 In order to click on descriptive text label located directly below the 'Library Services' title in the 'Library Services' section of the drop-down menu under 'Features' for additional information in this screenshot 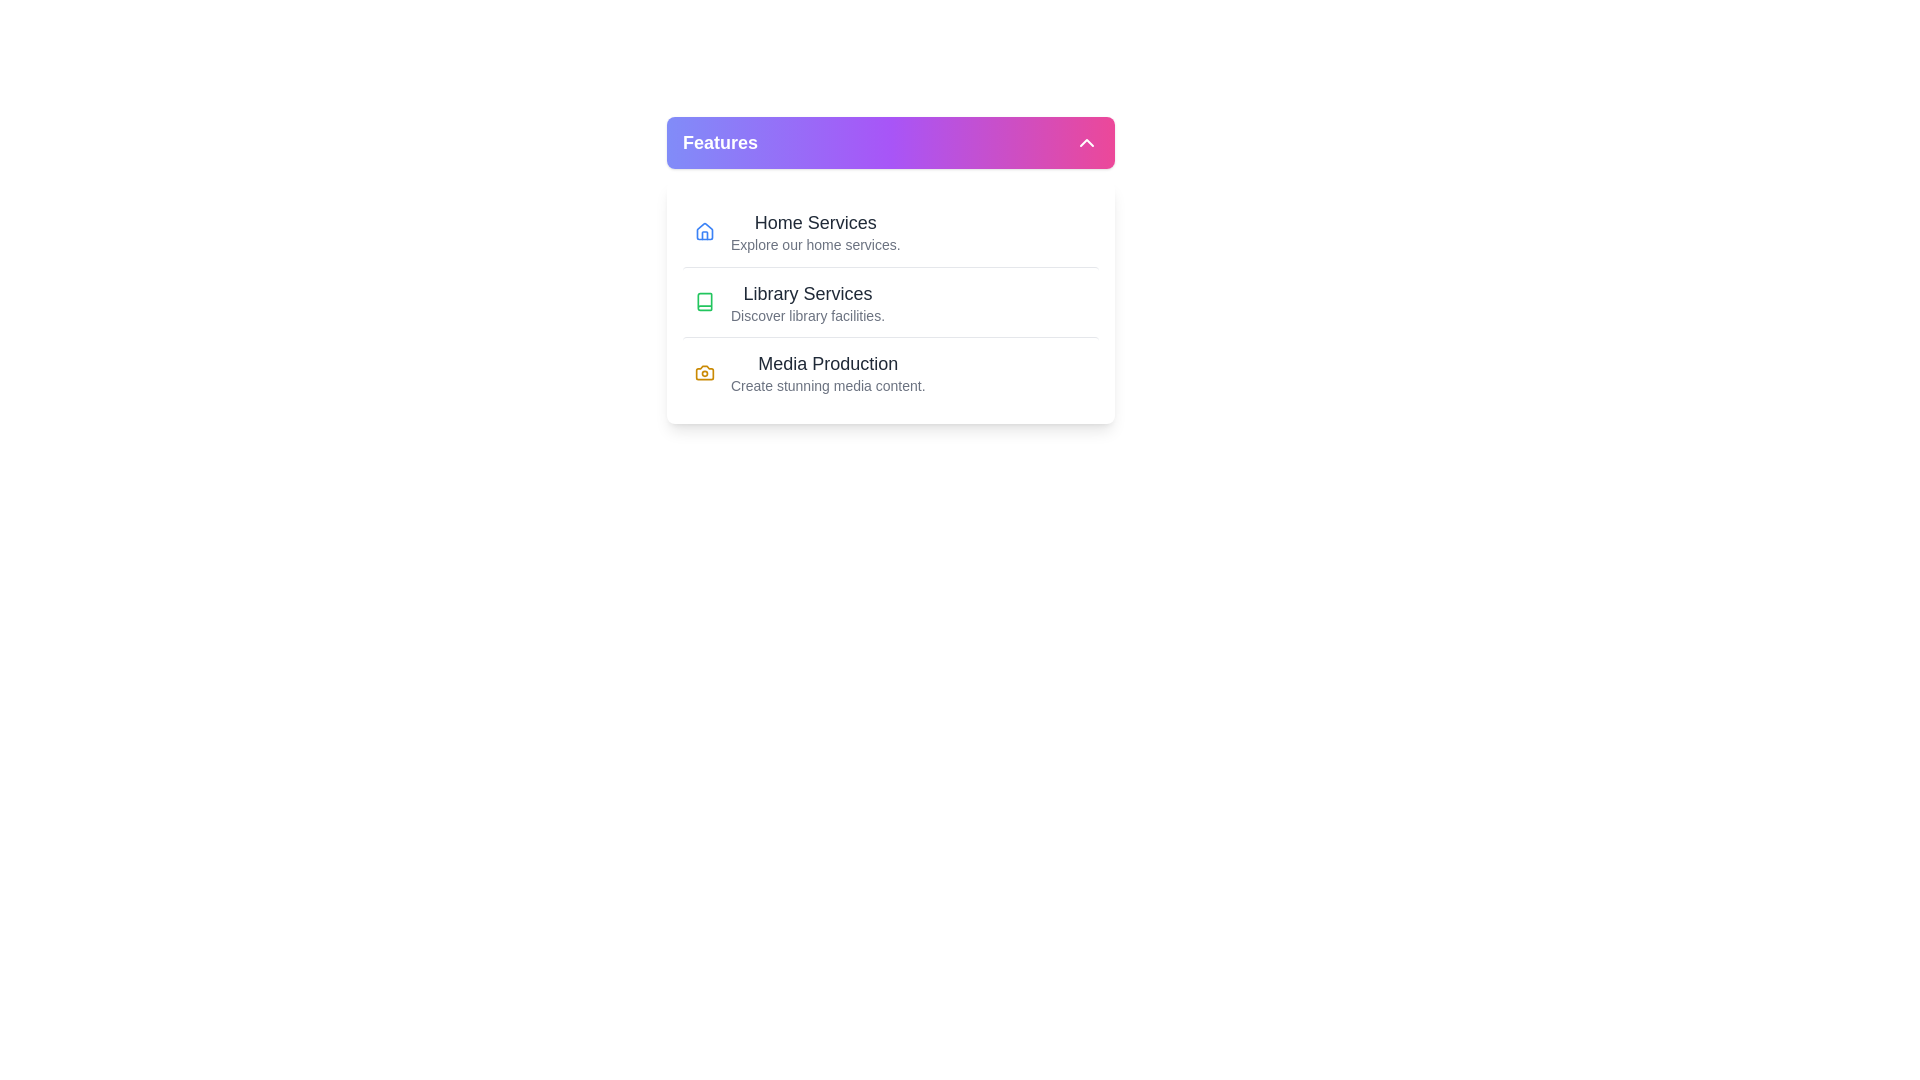, I will do `click(807, 315)`.